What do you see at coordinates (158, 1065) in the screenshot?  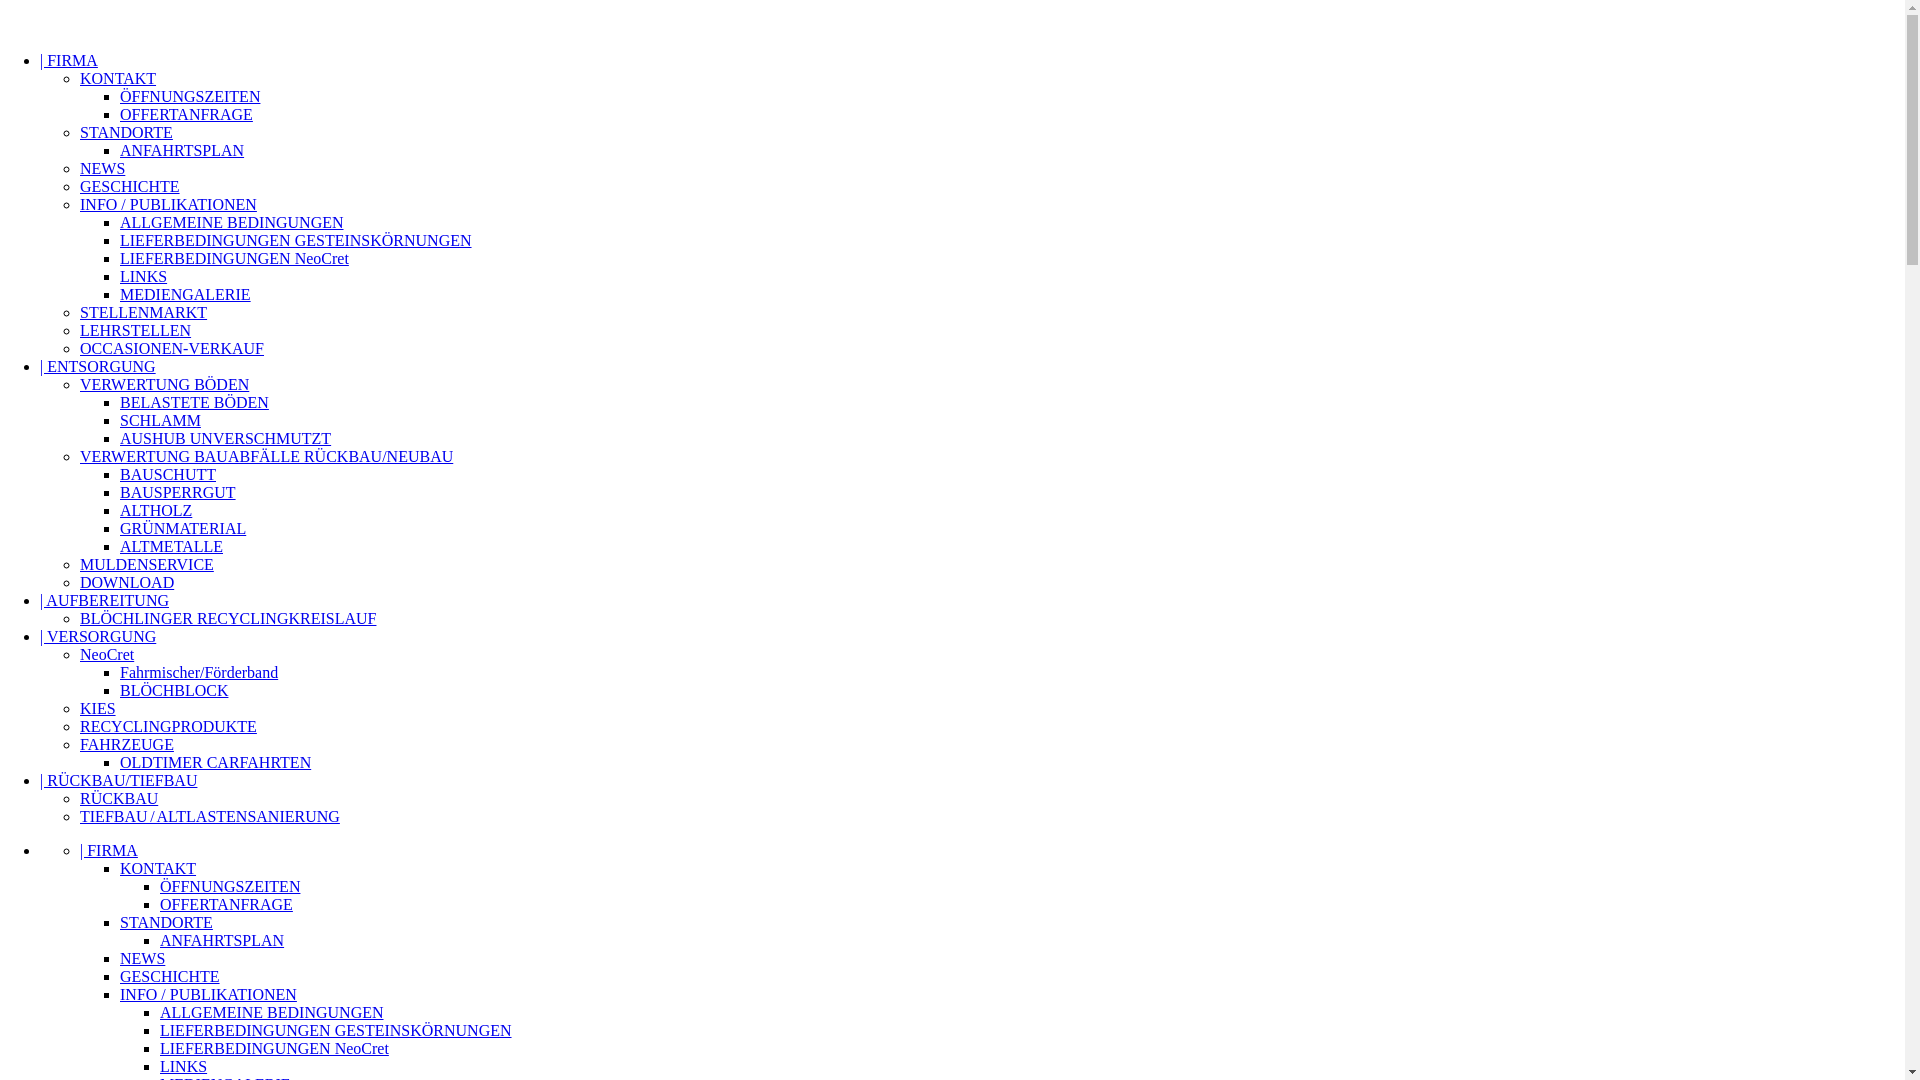 I see `'LINKS'` at bounding box center [158, 1065].